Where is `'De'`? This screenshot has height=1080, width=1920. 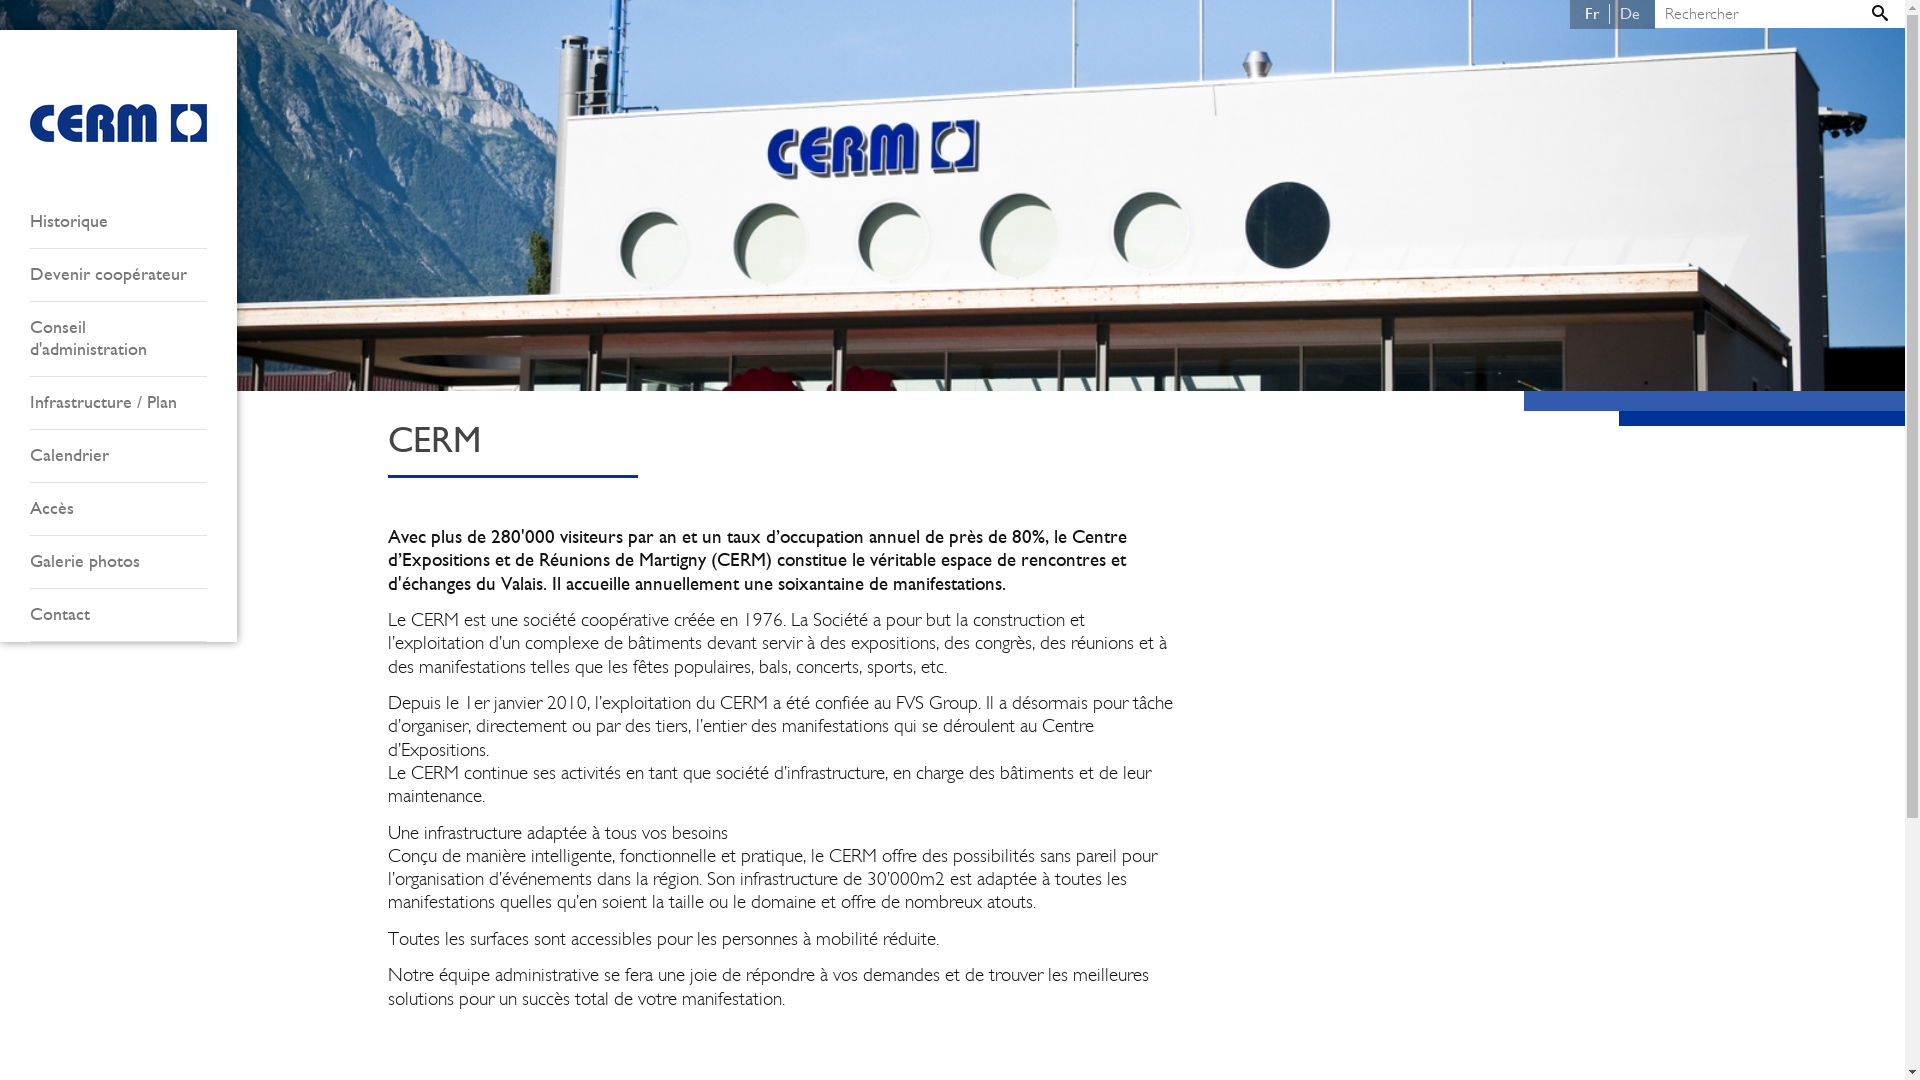
'De' is located at coordinates (1629, 14).